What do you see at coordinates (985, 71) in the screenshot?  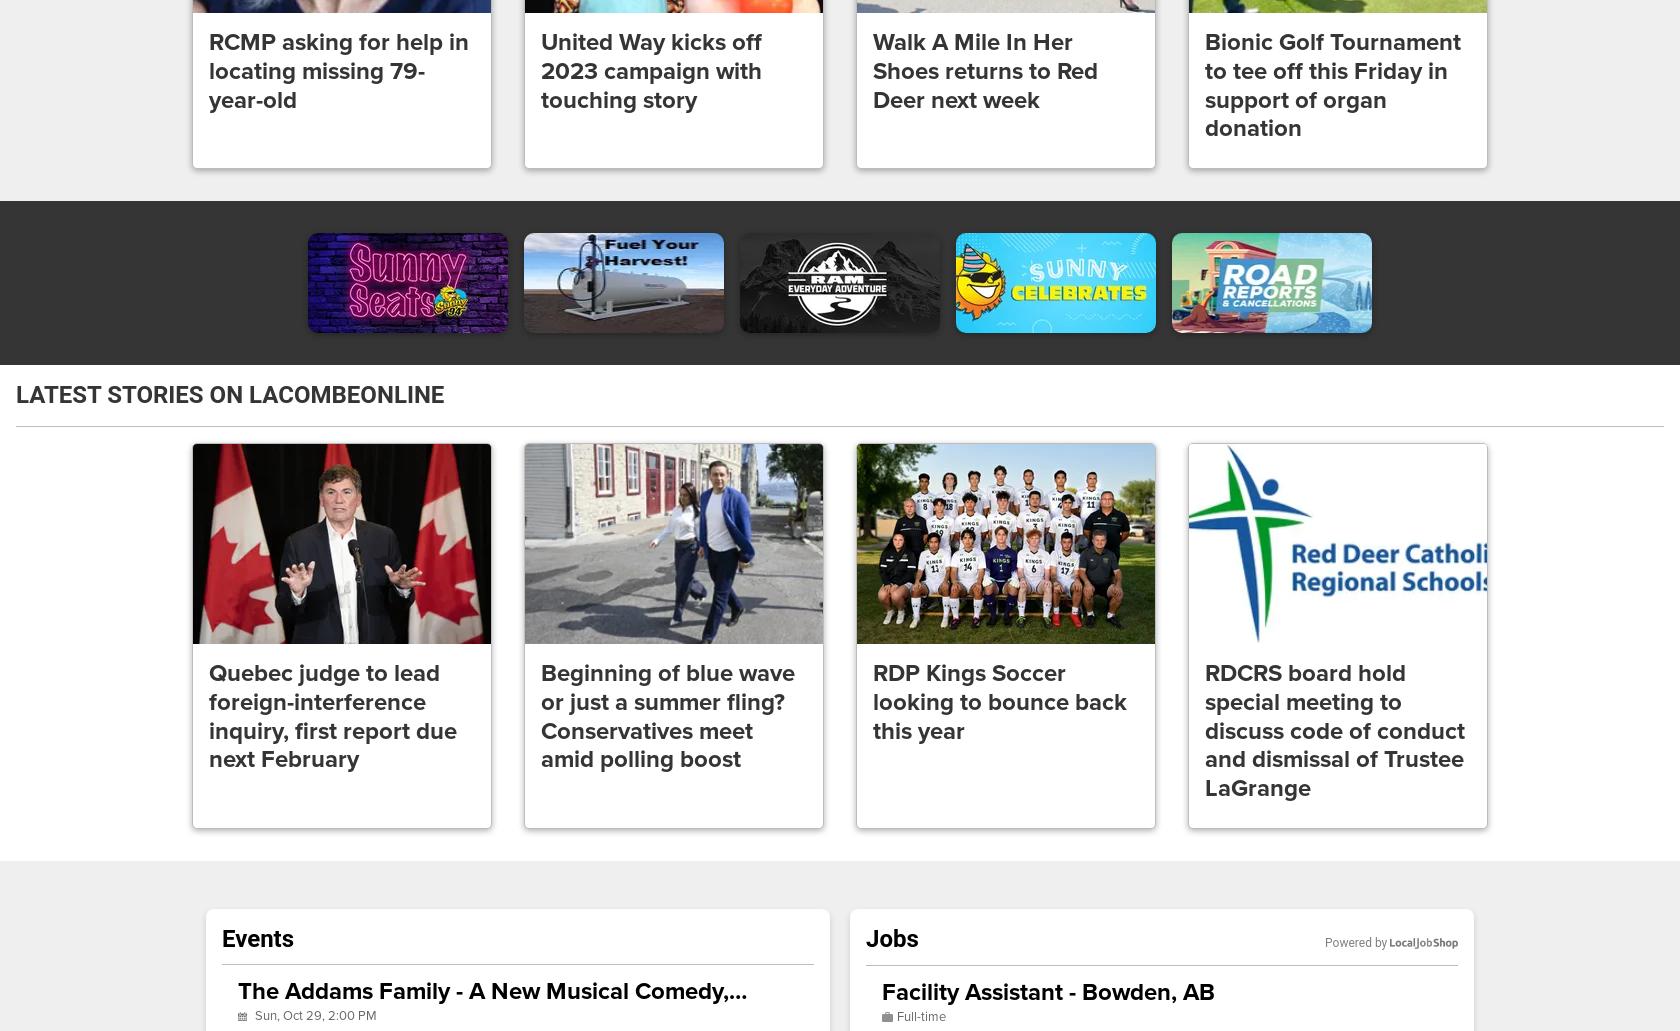 I see `'Walk A Mile In Her Shoes returns to Red Deer next week'` at bounding box center [985, 71].